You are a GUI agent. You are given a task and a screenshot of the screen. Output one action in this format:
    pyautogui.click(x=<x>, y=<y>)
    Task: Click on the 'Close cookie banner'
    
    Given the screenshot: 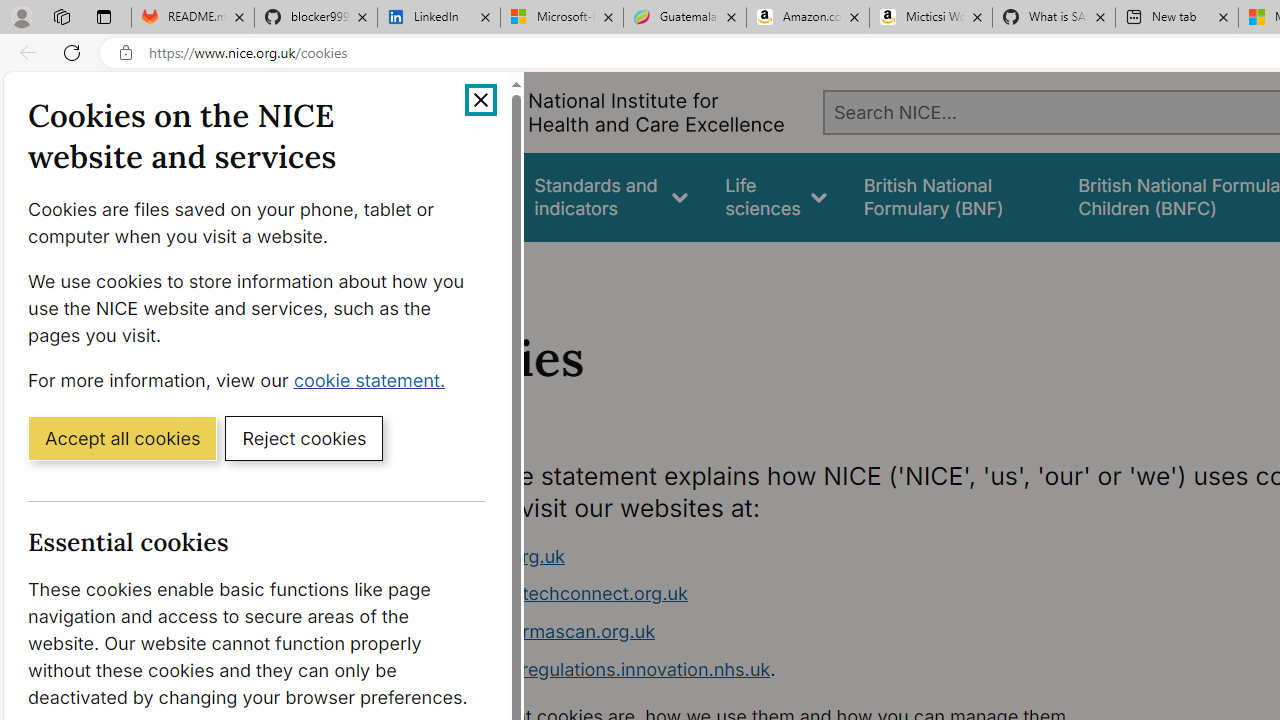 What is the action you would take?
    pyautogui.click(x=480, y=100)
    